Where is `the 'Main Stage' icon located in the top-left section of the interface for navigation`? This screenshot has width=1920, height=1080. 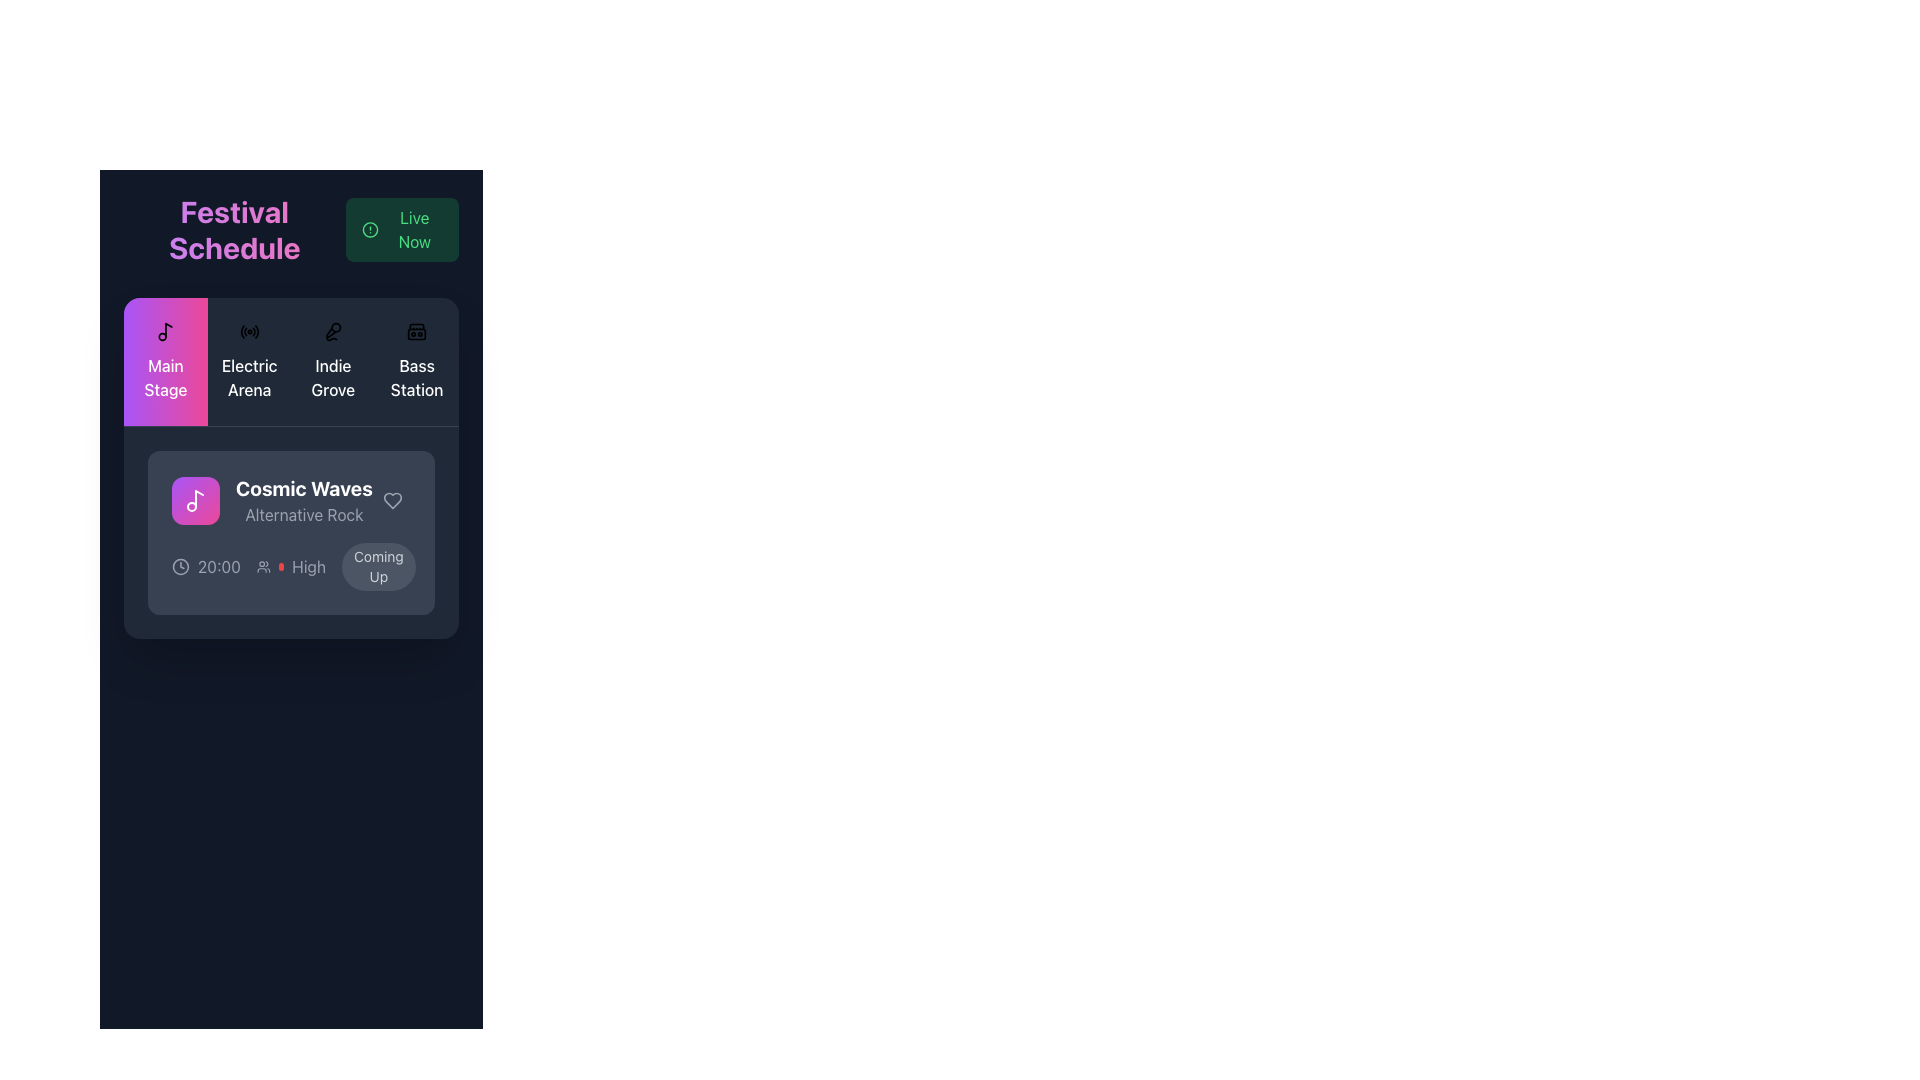
the 'Main Stage' icon located in the top-left section of the interface for navigation is located at coordinates (165, 330).